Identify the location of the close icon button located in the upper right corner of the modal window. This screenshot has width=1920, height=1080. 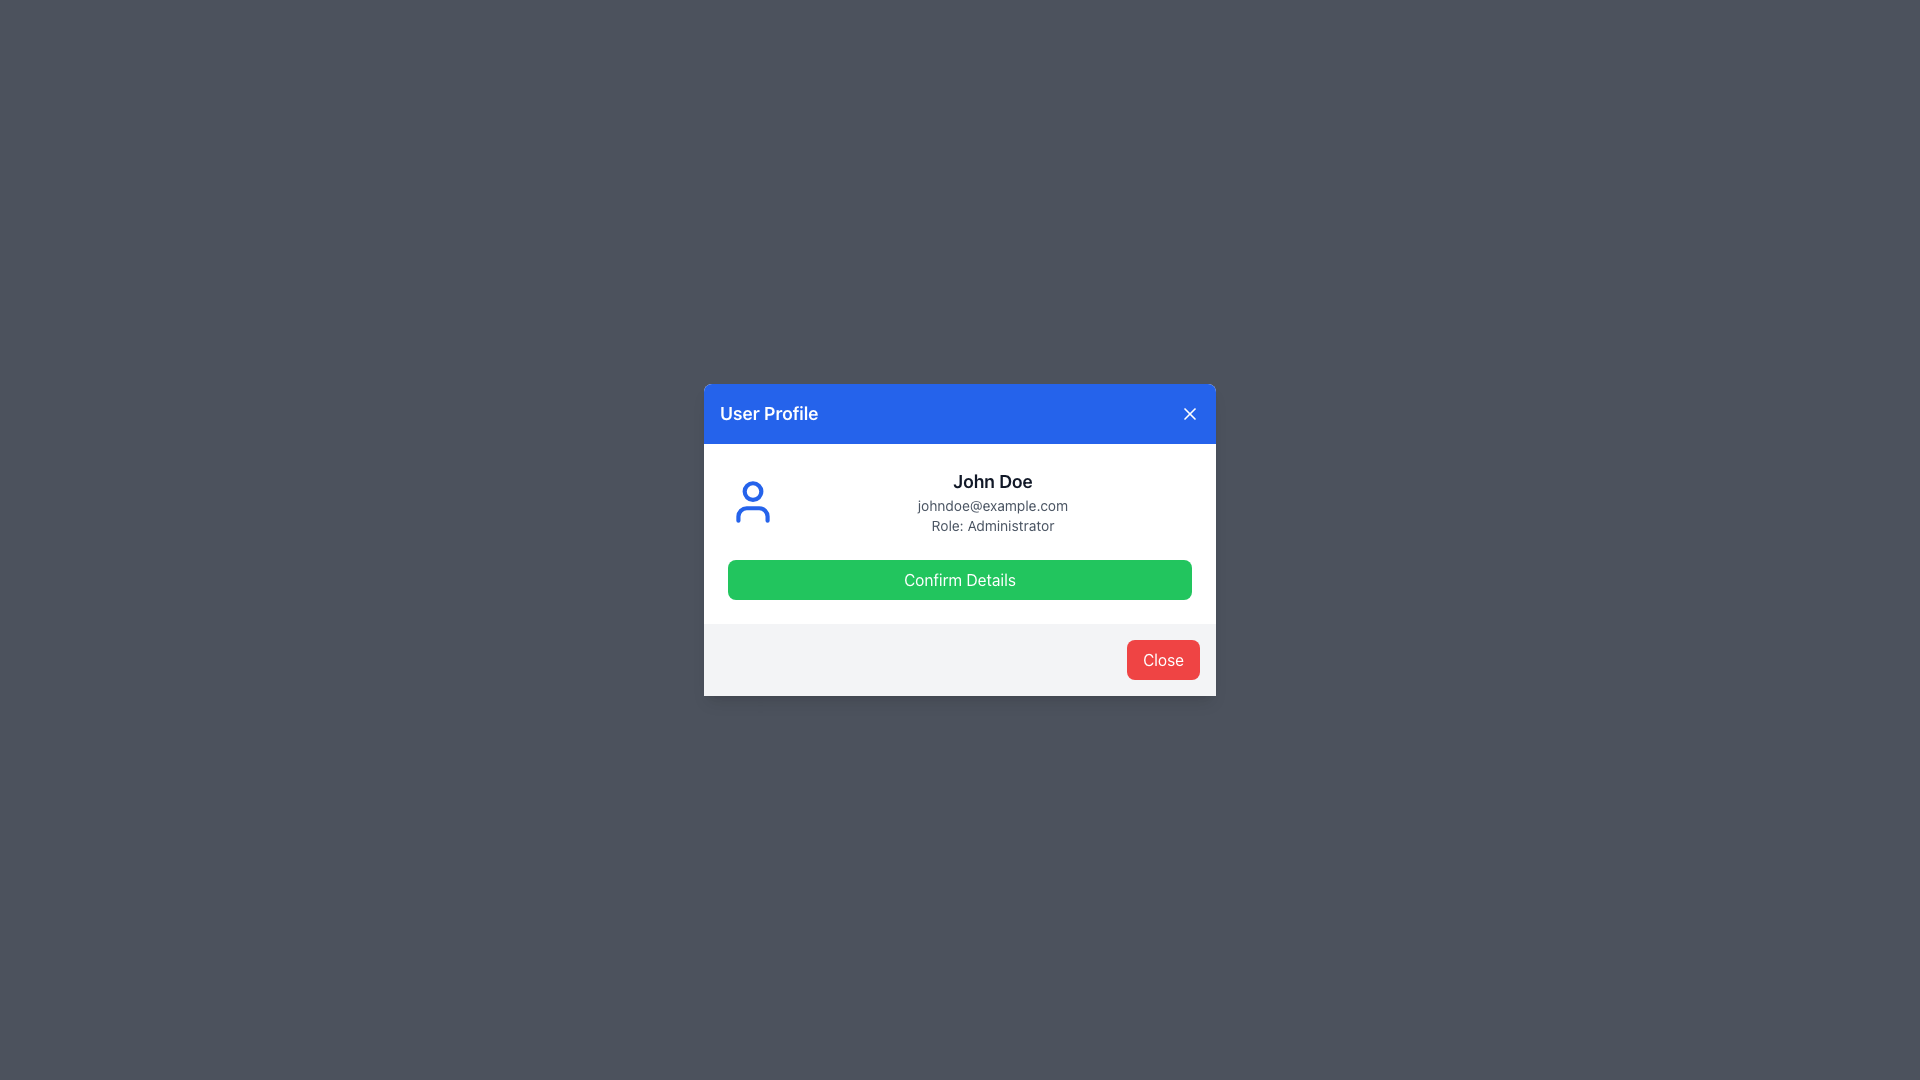
(1190, 412).